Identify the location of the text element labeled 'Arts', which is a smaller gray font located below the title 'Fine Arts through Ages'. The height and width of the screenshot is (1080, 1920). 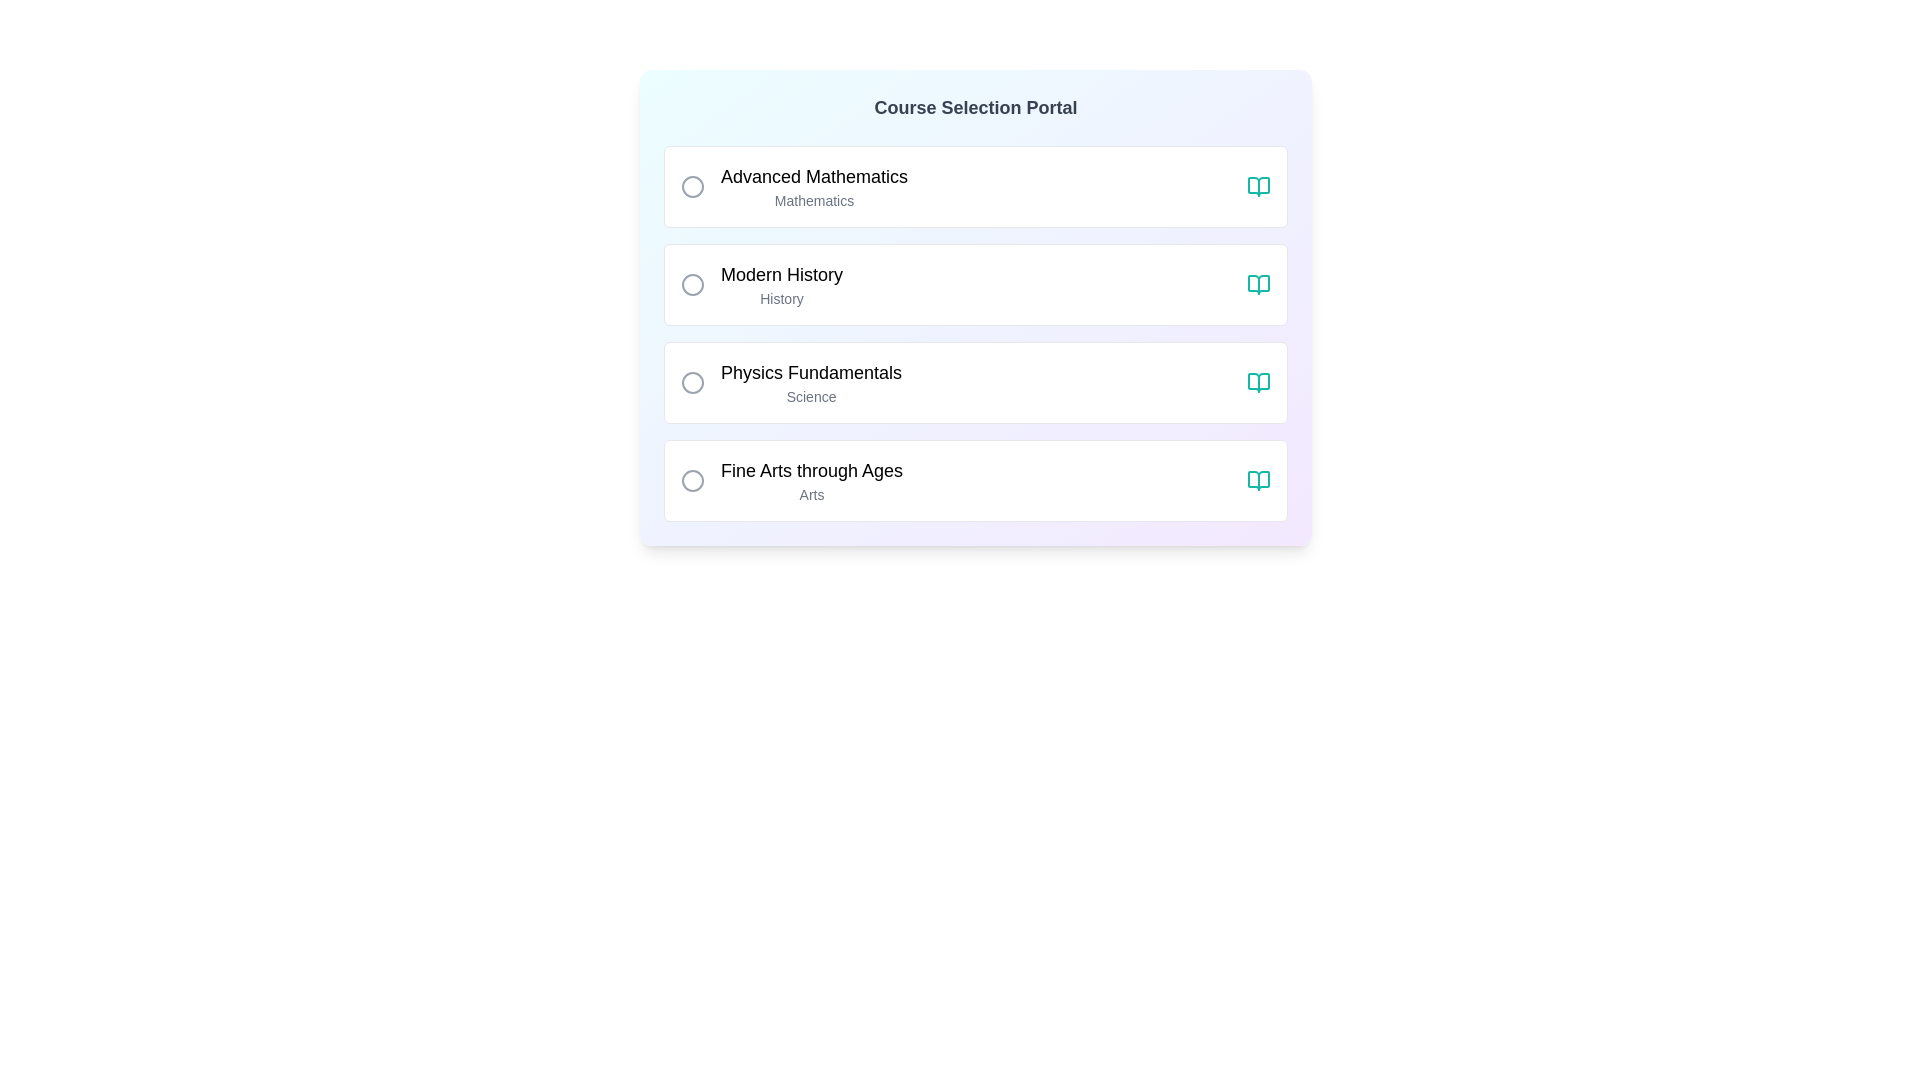
(811, 494).